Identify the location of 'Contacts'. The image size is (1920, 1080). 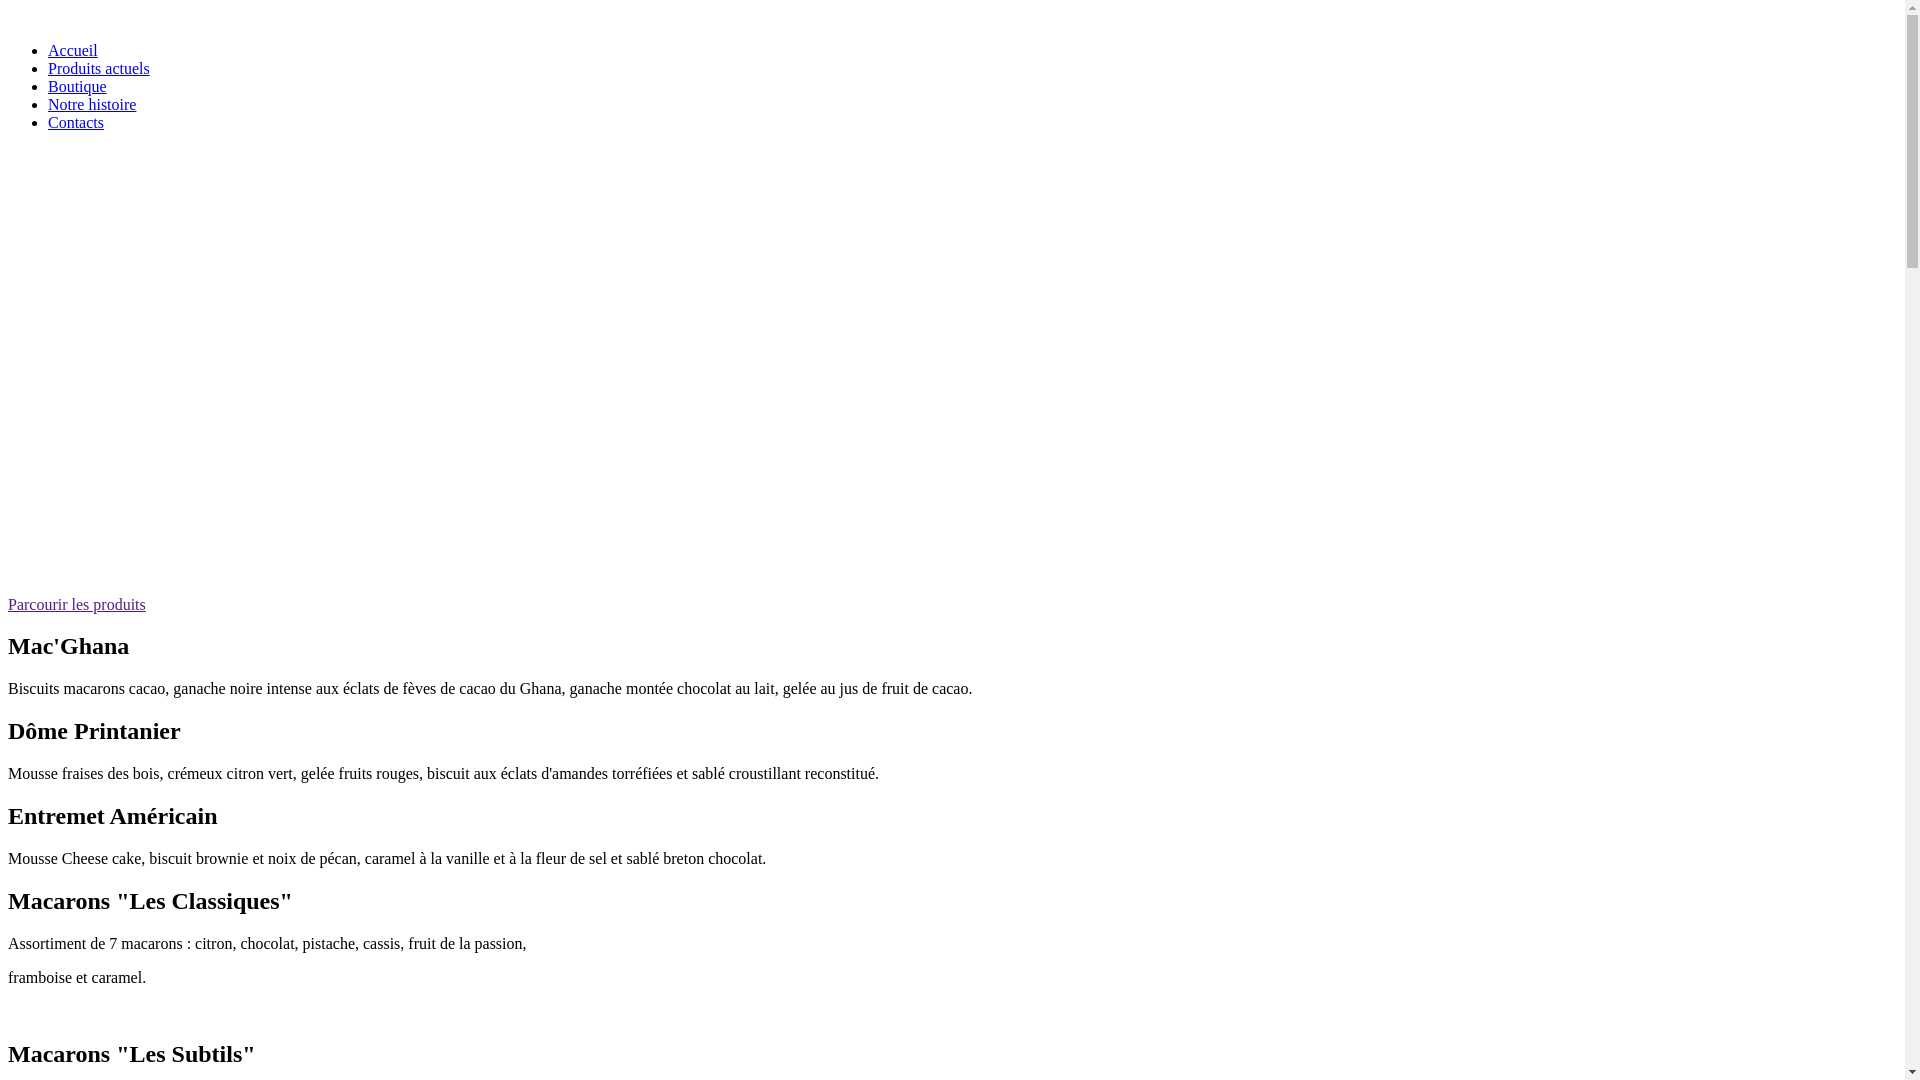
(76, 122).